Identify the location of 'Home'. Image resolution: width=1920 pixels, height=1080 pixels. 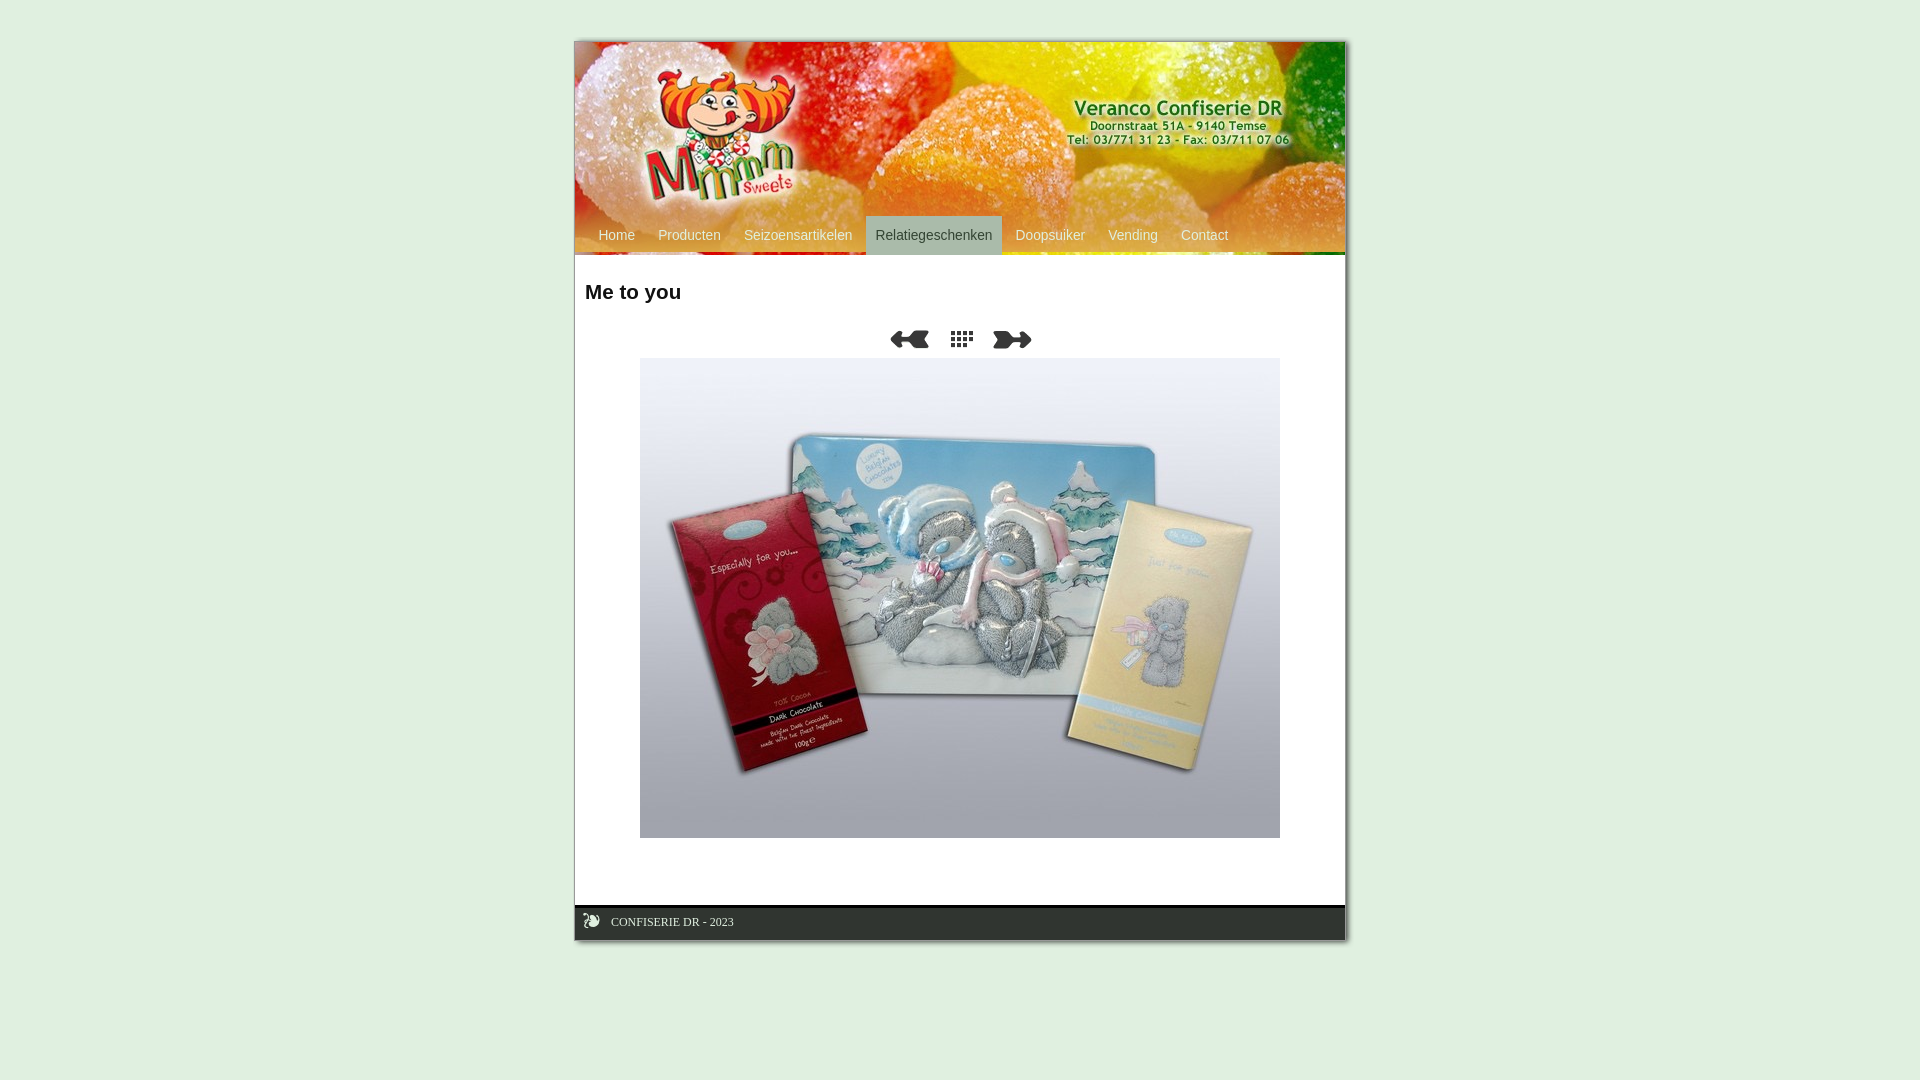
(616, 234).